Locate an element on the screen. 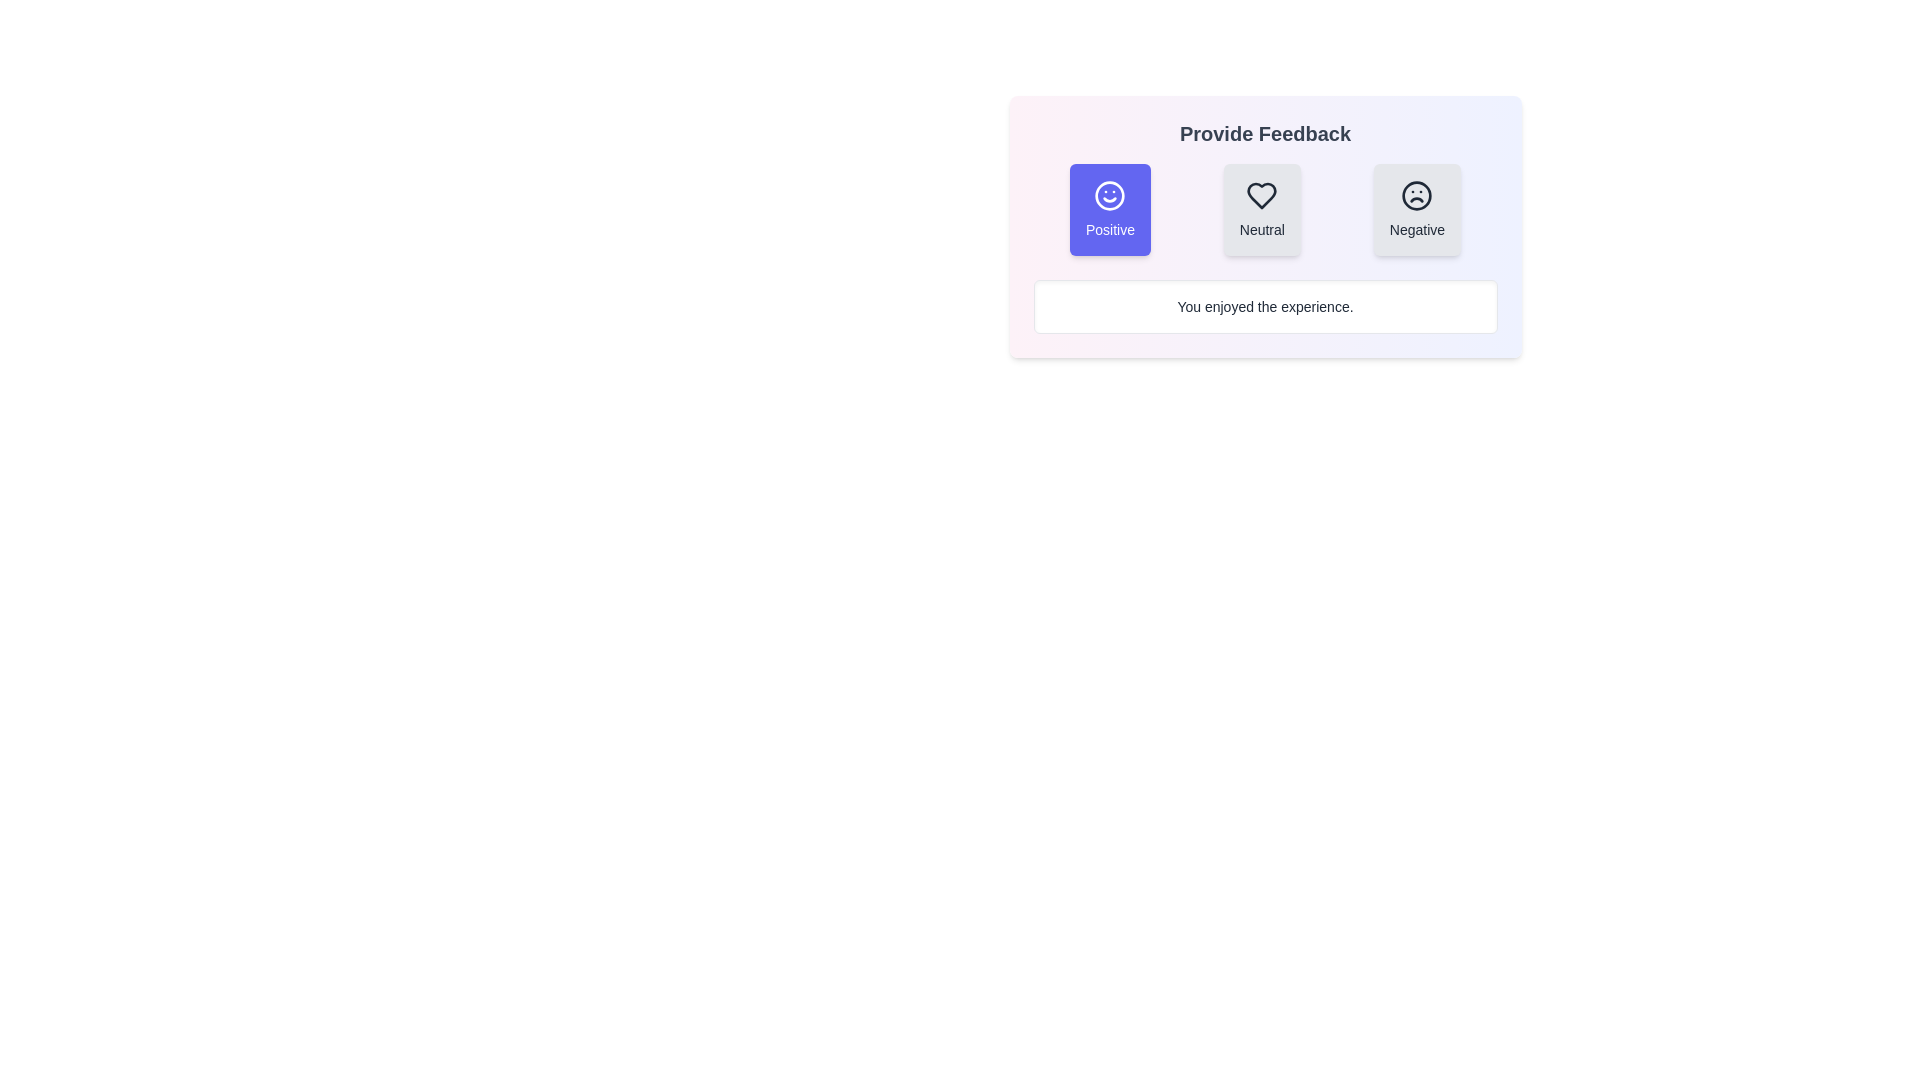 This screenshot has width=1920, height=1080. the feedback option Positive by clicking the corresponding button is located at coordinates (1108, 209).